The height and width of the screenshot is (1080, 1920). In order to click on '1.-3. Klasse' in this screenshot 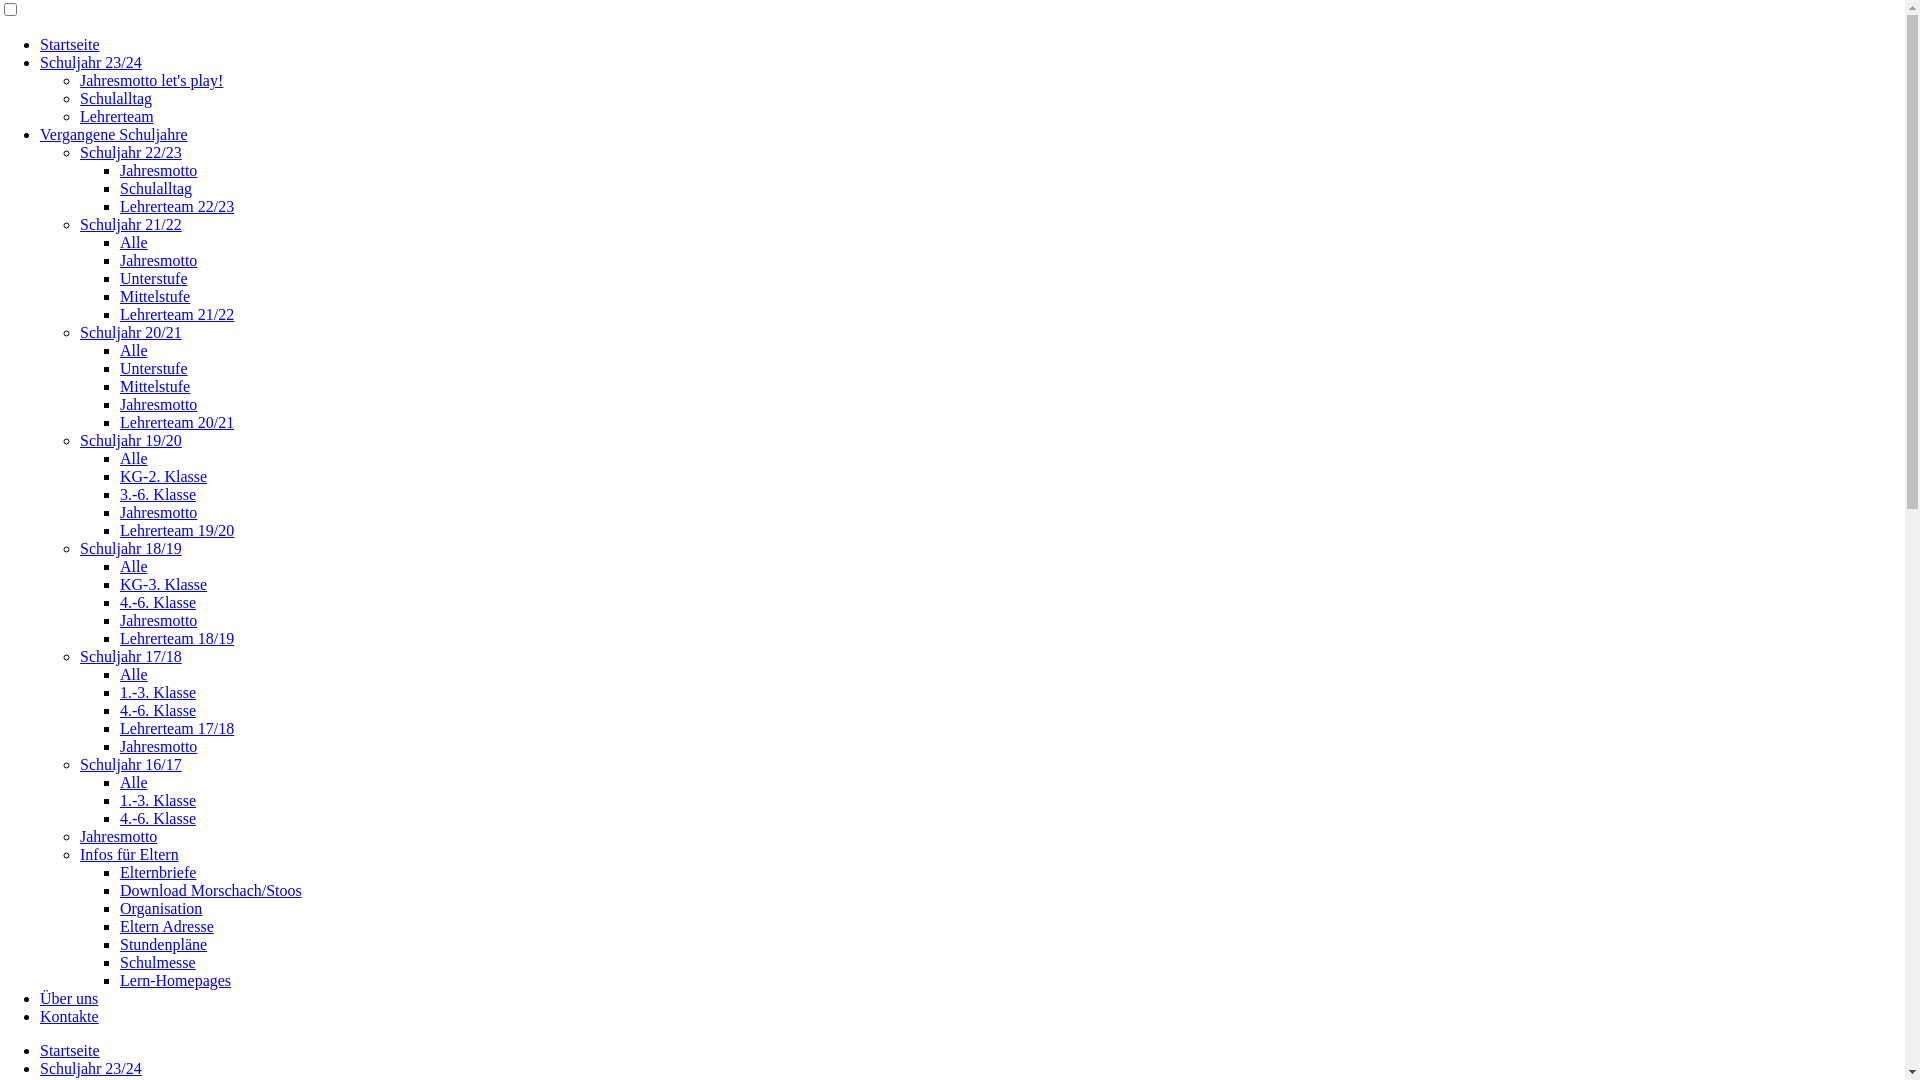, I will do `click(157, 799)`.